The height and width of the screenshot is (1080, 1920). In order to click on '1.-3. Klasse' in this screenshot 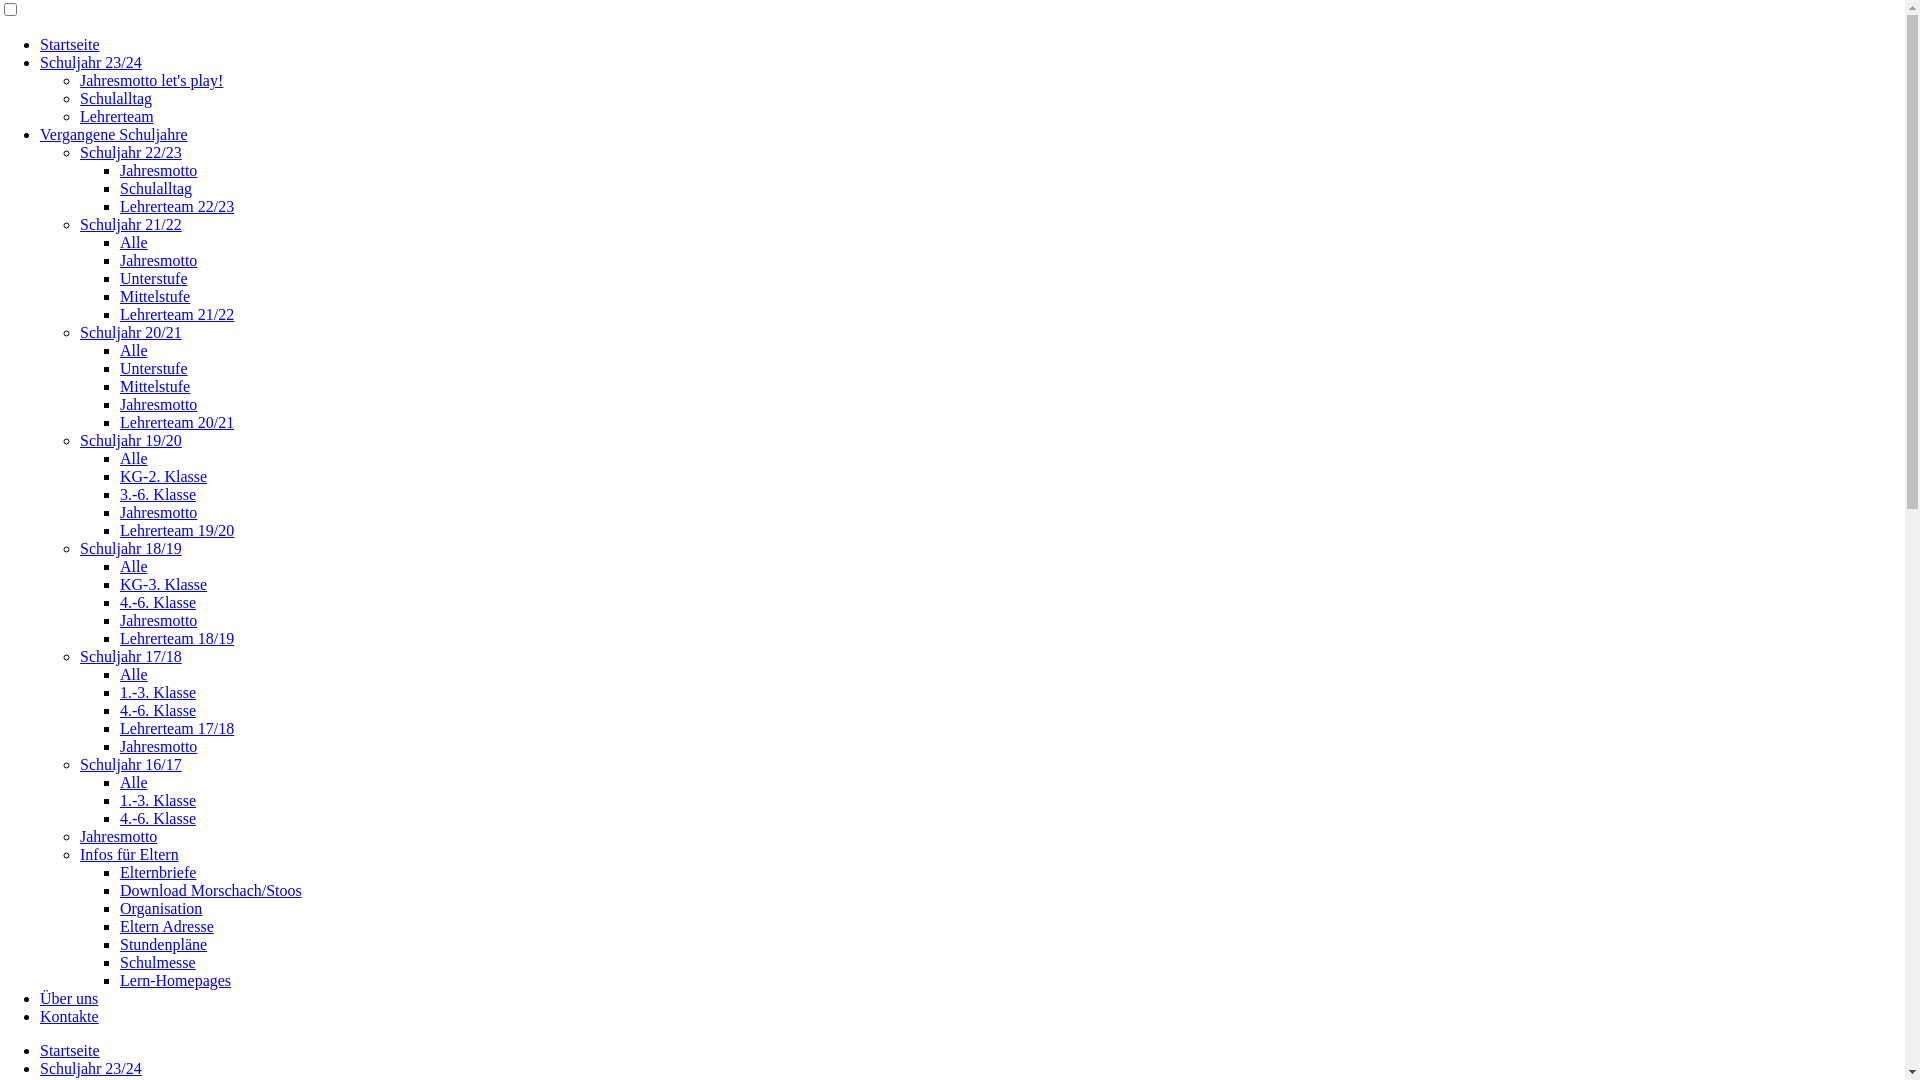, I will do `click(157, 799)`.